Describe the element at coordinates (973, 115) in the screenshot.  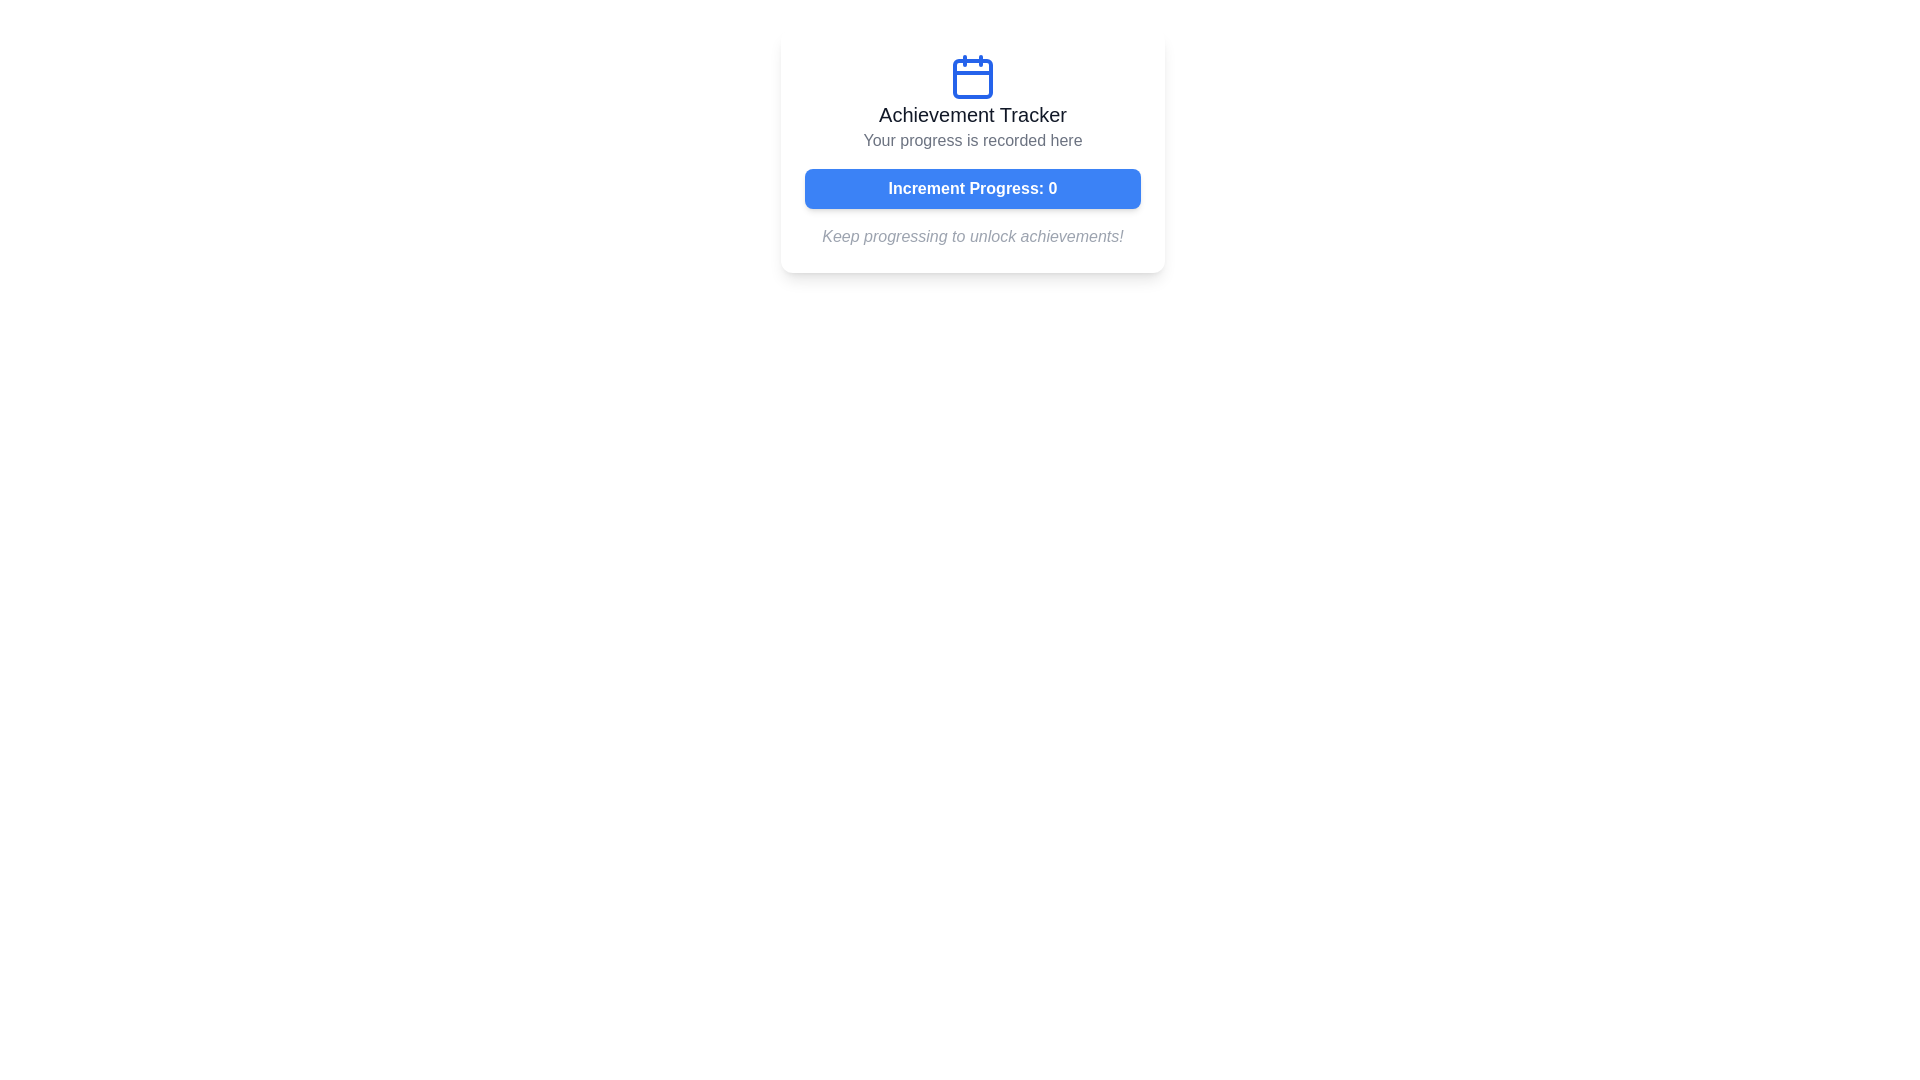
I see `the Text Label that serves as a title for the achievements section, located below the calendar icon and above the text 'Your progress is recorded here'` at that location.